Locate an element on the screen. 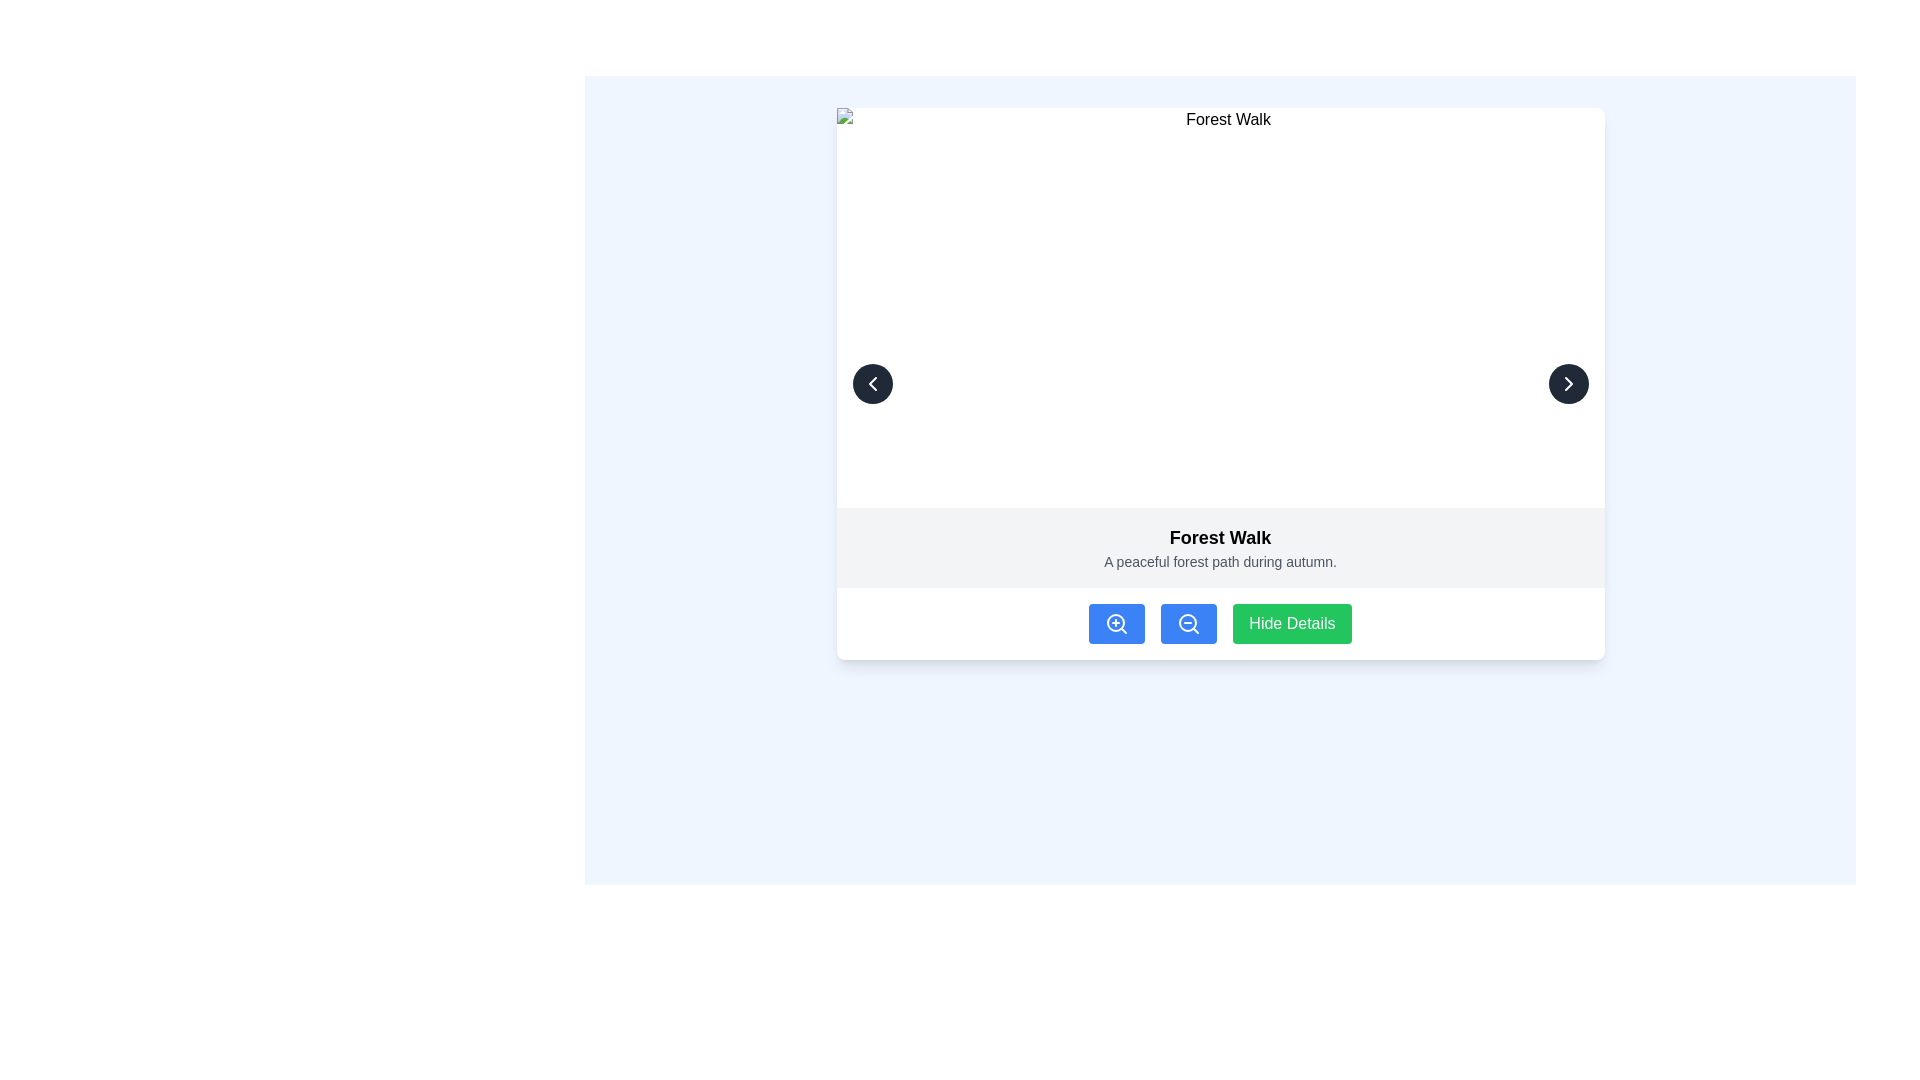  the Text label that provides additional details about the title 'Forest Walk', located in the lower central section of the interface is located at coordinates (1219, 562).